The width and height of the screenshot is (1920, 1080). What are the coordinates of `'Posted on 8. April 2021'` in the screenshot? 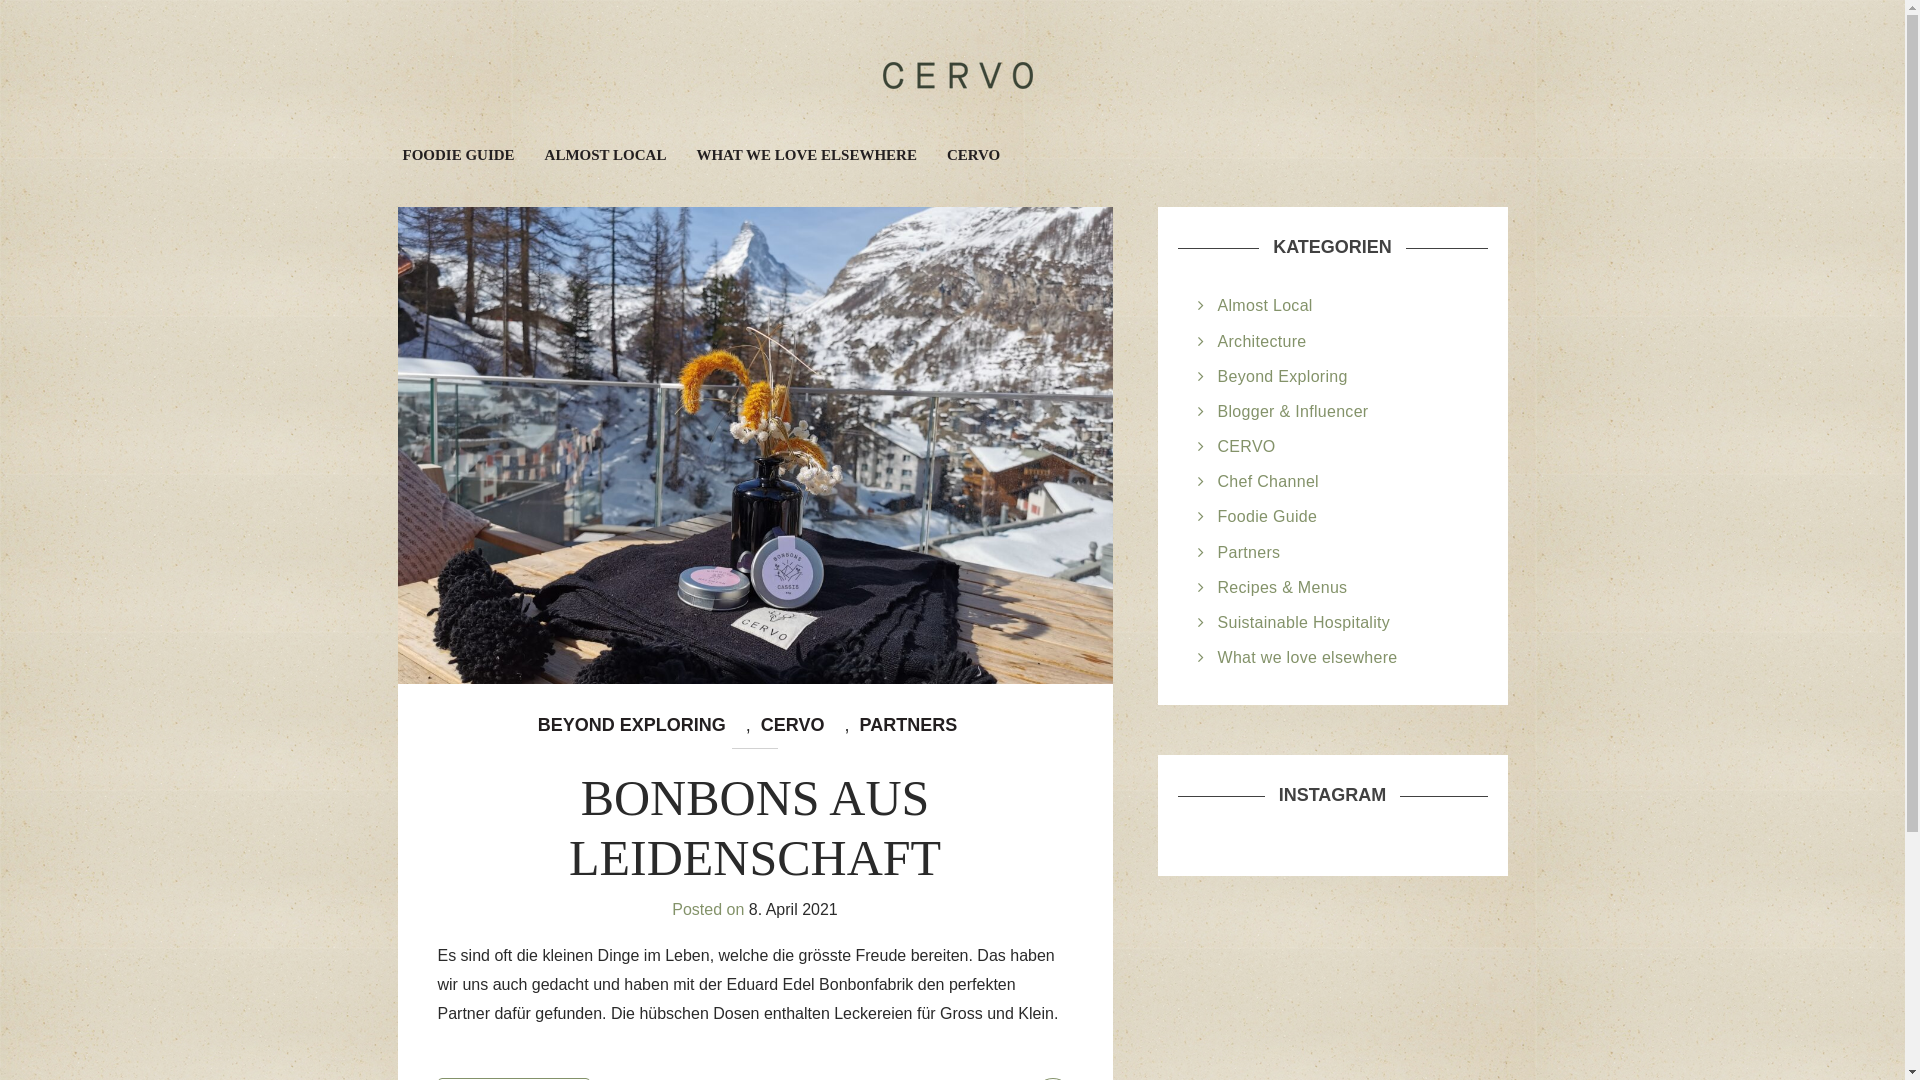 It's located at (672, 909).